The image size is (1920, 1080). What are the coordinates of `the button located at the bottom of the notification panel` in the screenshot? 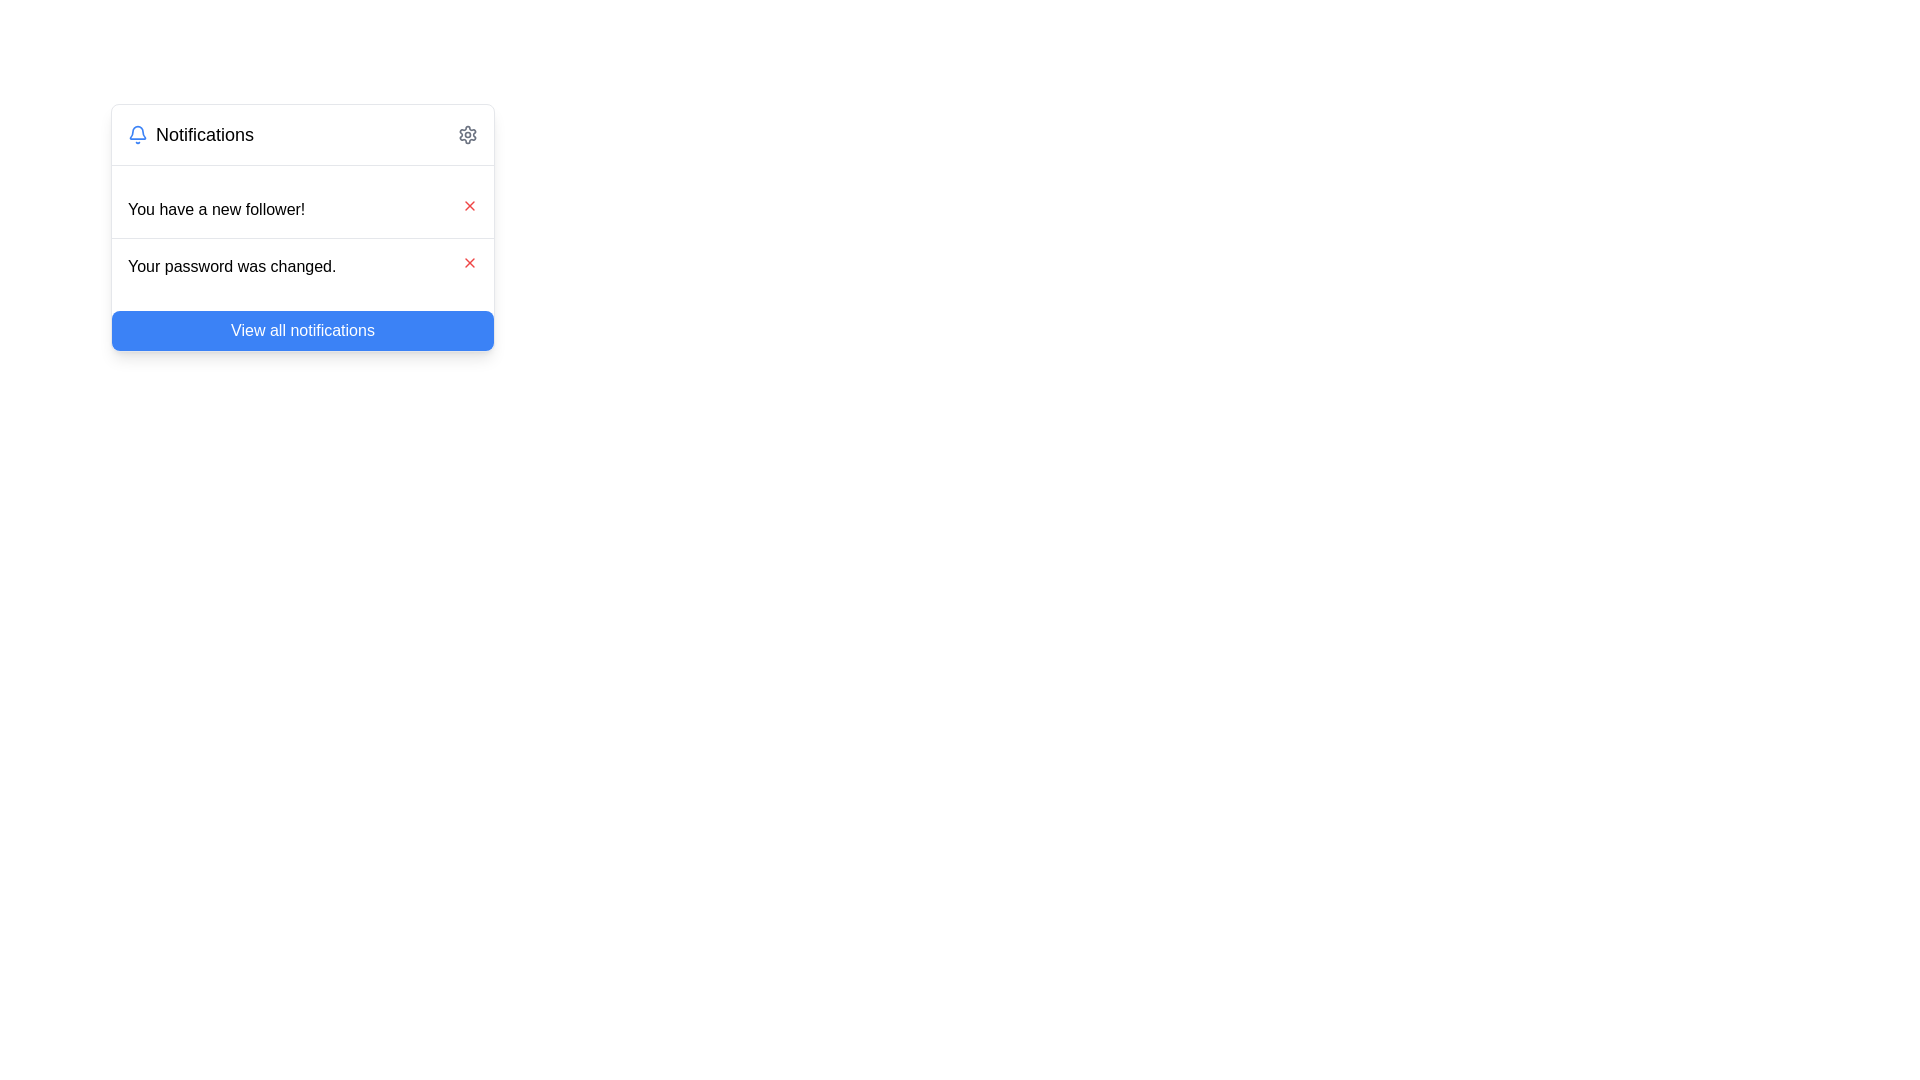 It's located at (301, 330).